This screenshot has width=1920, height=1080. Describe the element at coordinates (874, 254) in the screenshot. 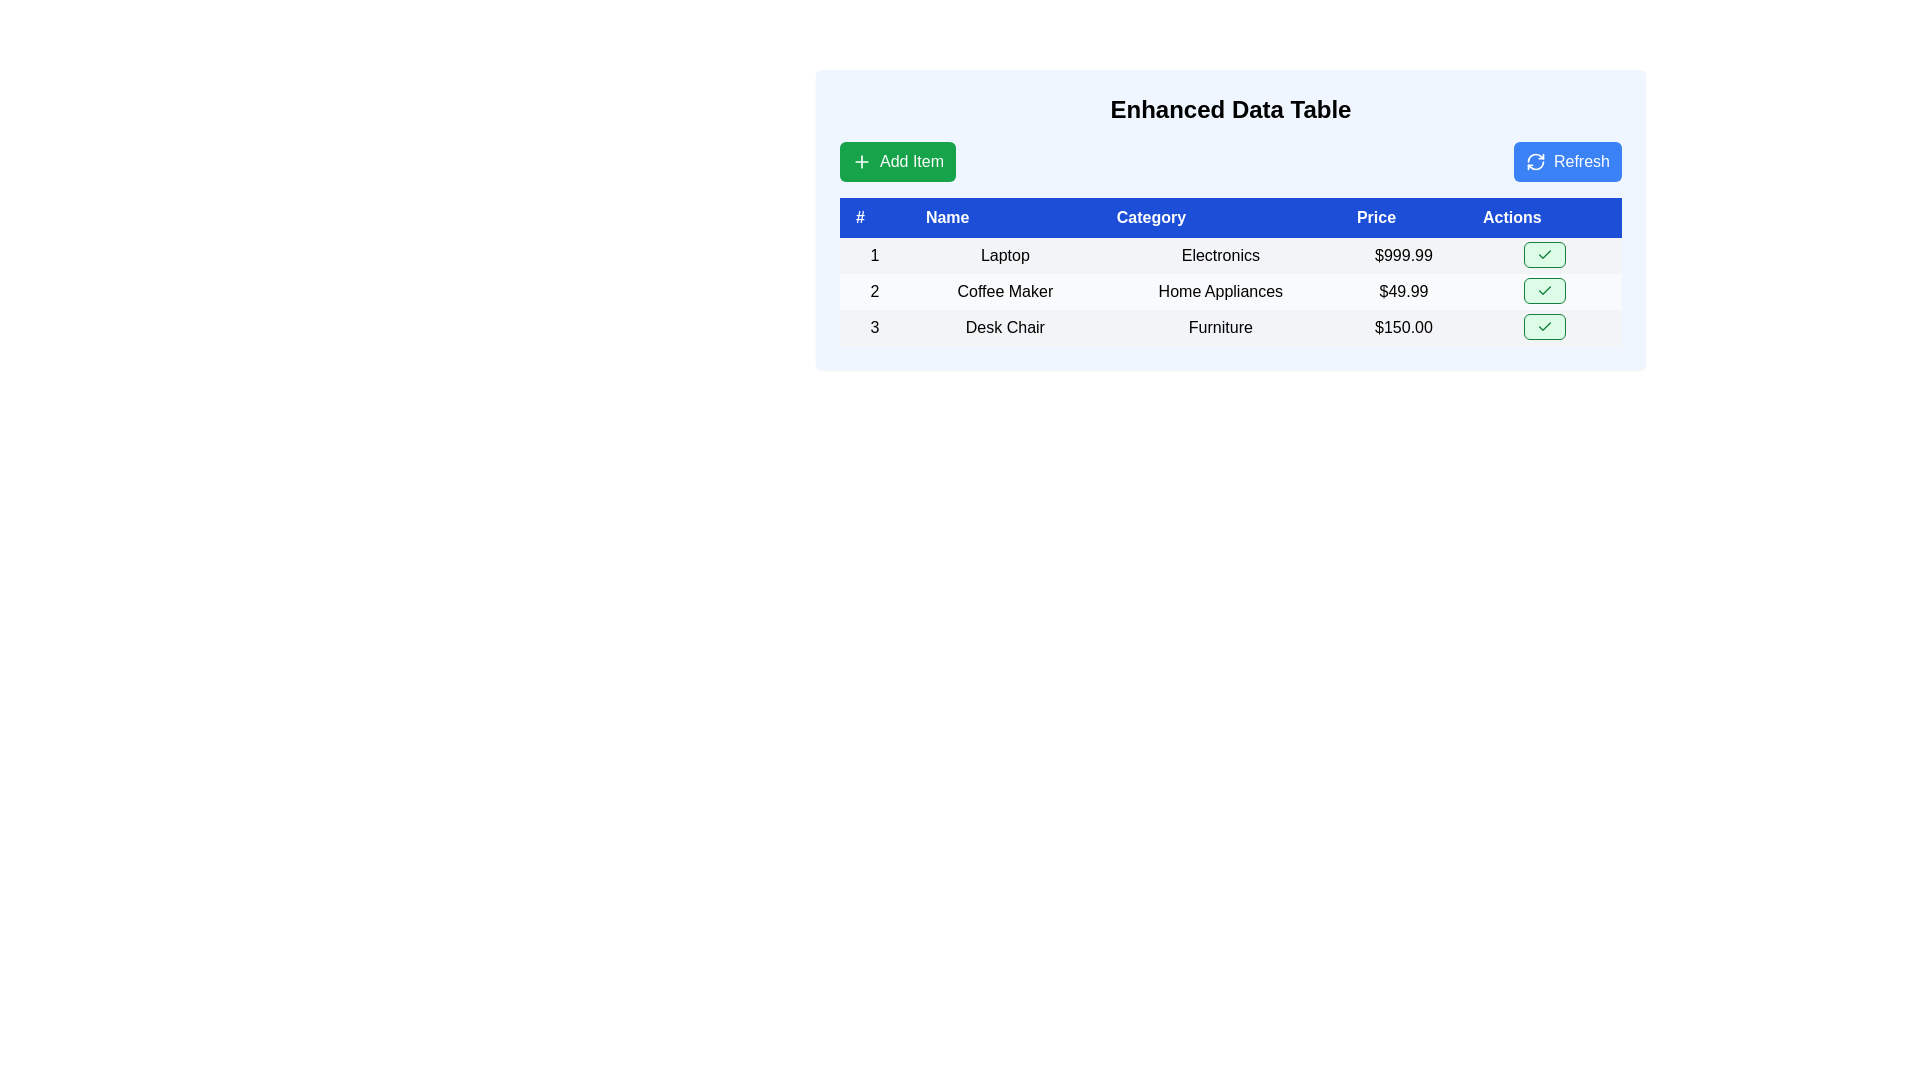

I see `the table cell displaying an ordinal number, which is located` at that location.